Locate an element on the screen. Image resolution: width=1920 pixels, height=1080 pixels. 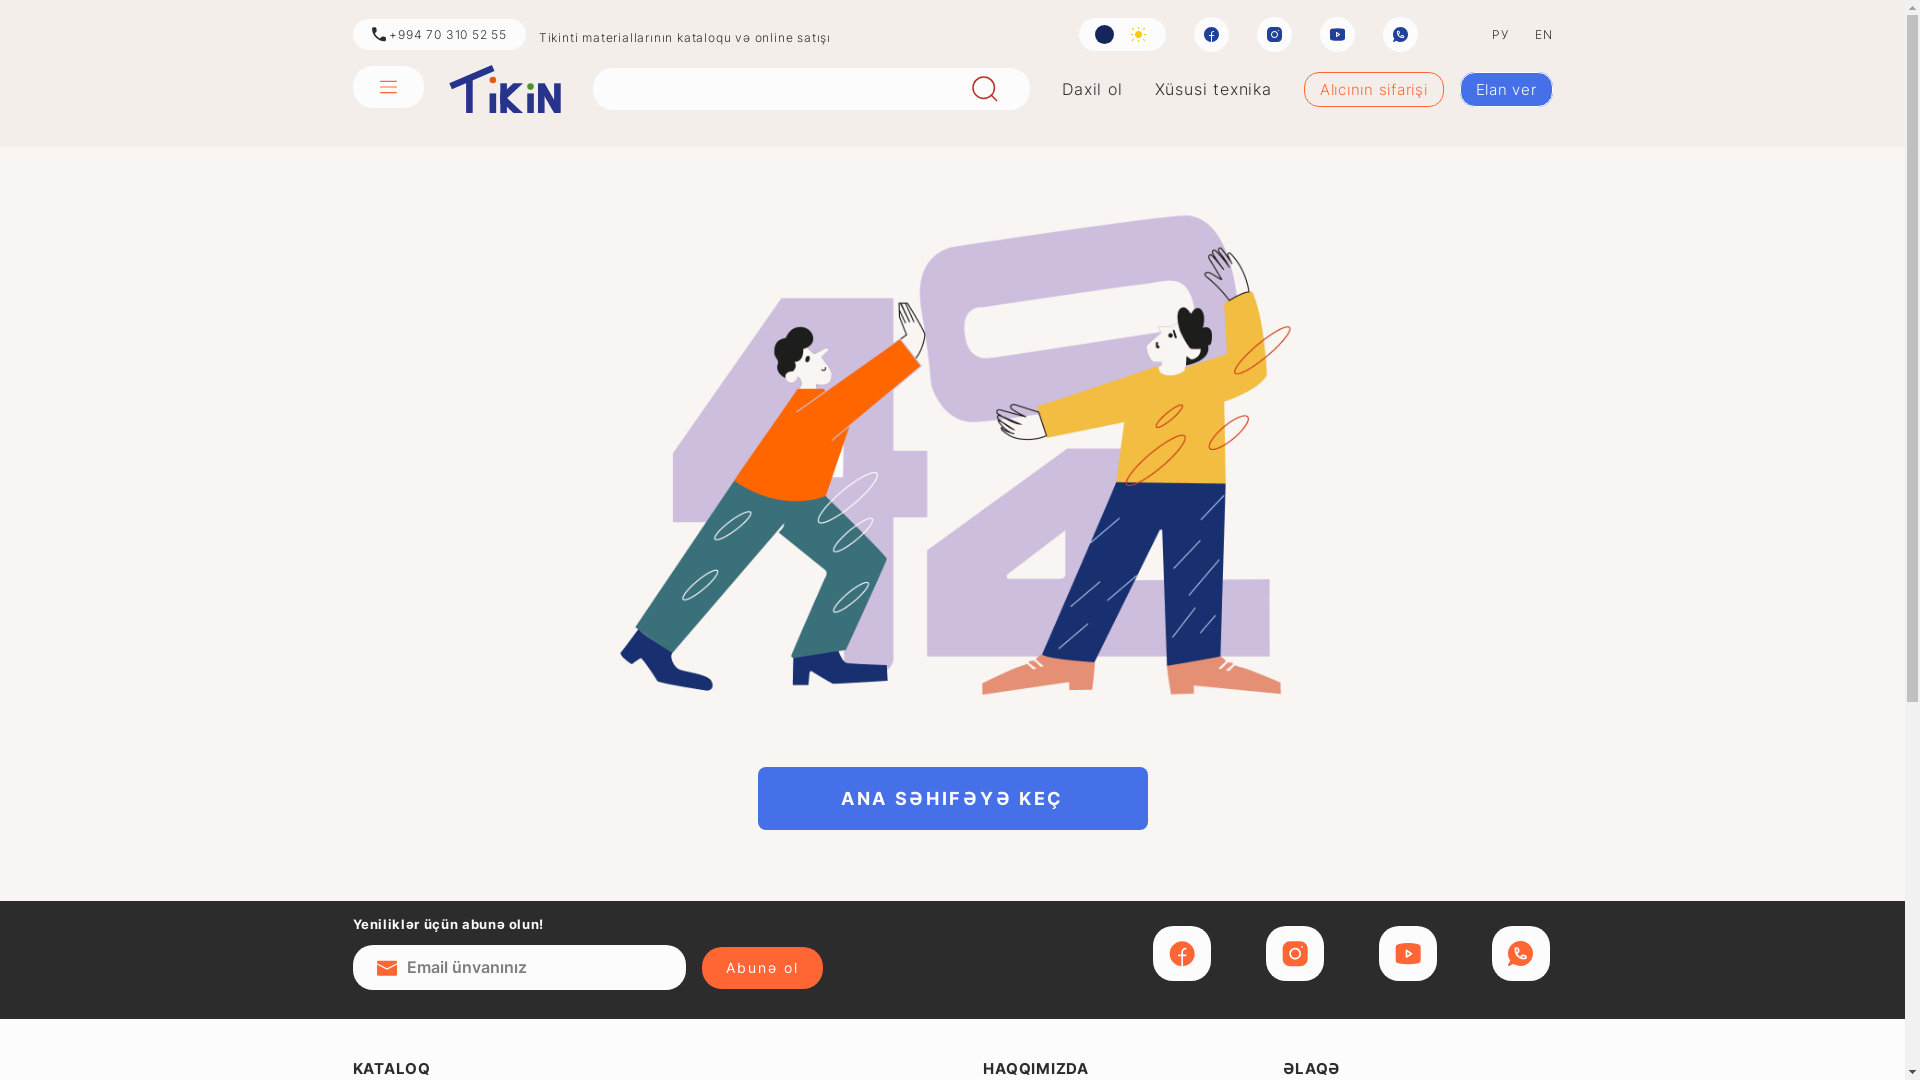
' +994 70 310 52 55' is located at coordinates (437, 34).